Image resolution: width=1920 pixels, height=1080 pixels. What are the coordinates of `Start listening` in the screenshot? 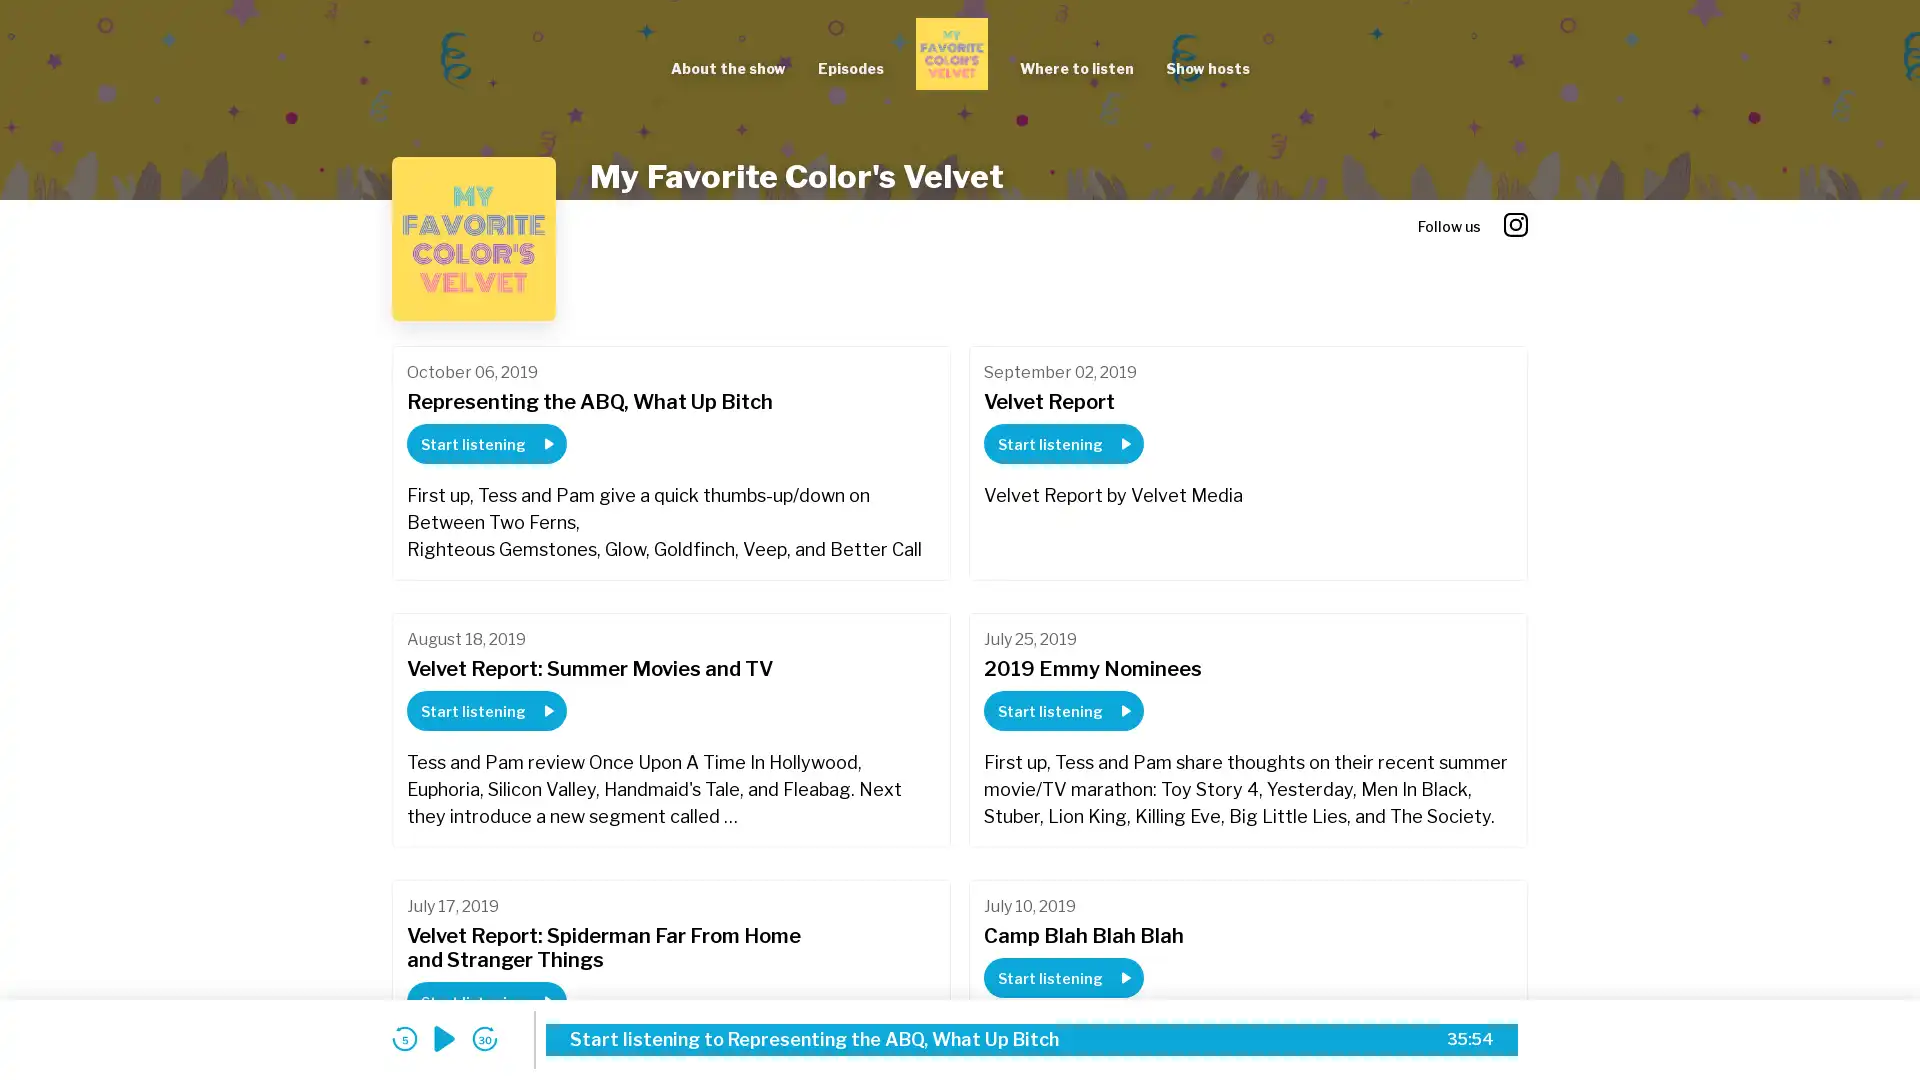 It's located at (485, 442).